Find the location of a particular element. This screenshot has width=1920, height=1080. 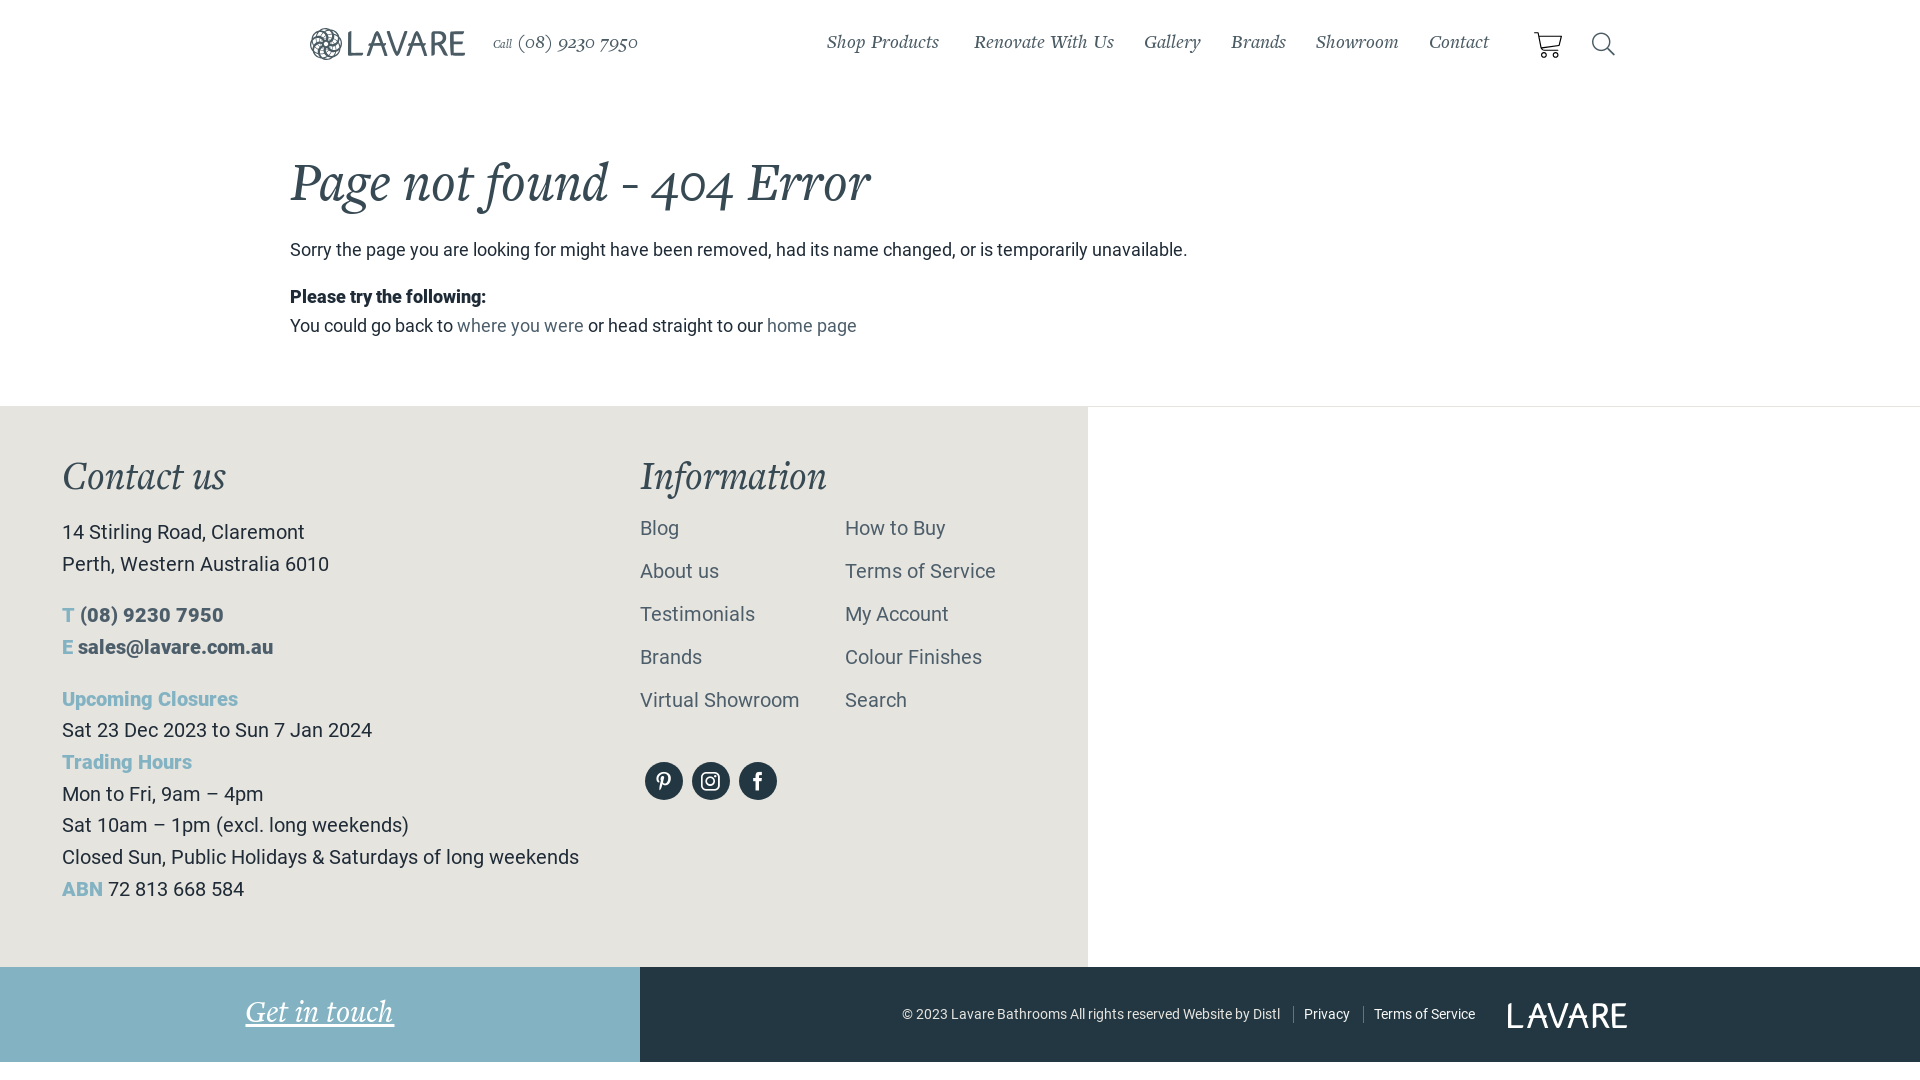

'Terms of Service' is located at coordinates (1423, 1014).